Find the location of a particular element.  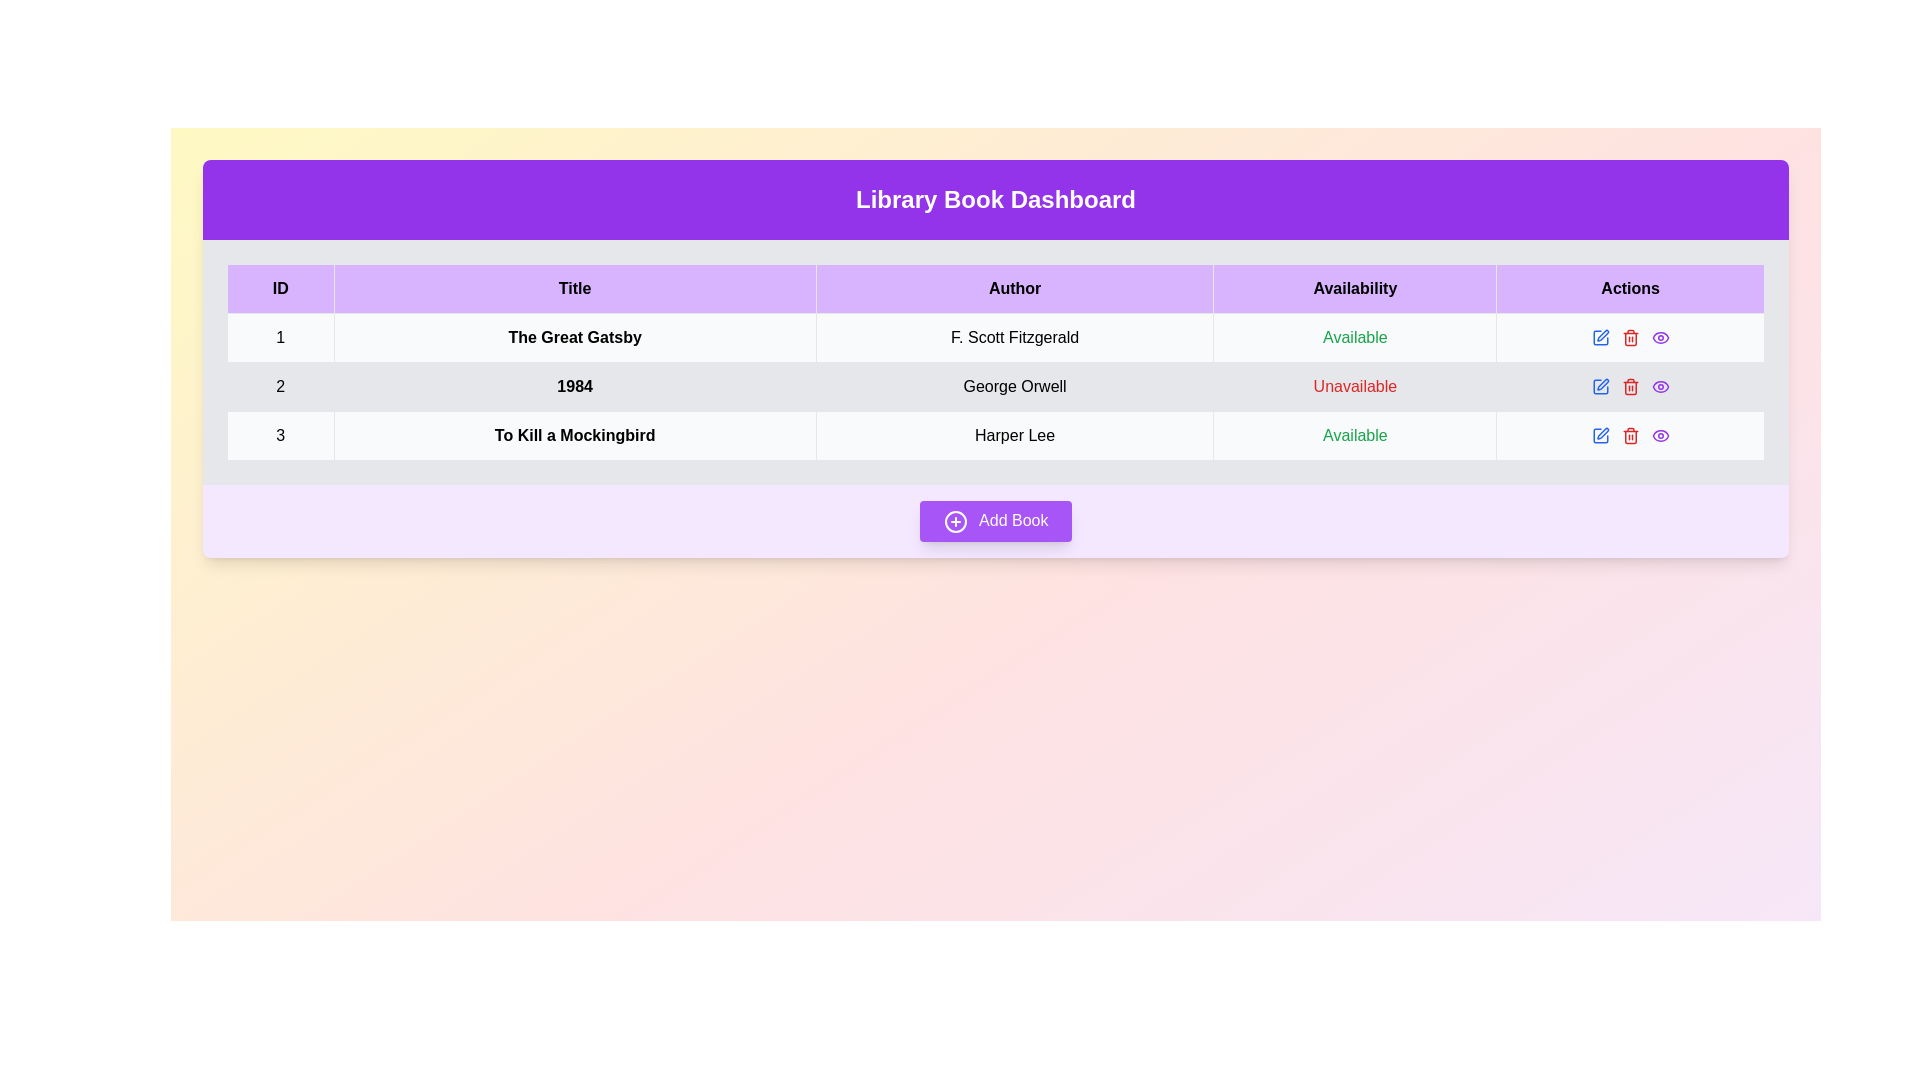

the first column header of the table that labels the column containing identification numbers is located at coordinates (279, 289).